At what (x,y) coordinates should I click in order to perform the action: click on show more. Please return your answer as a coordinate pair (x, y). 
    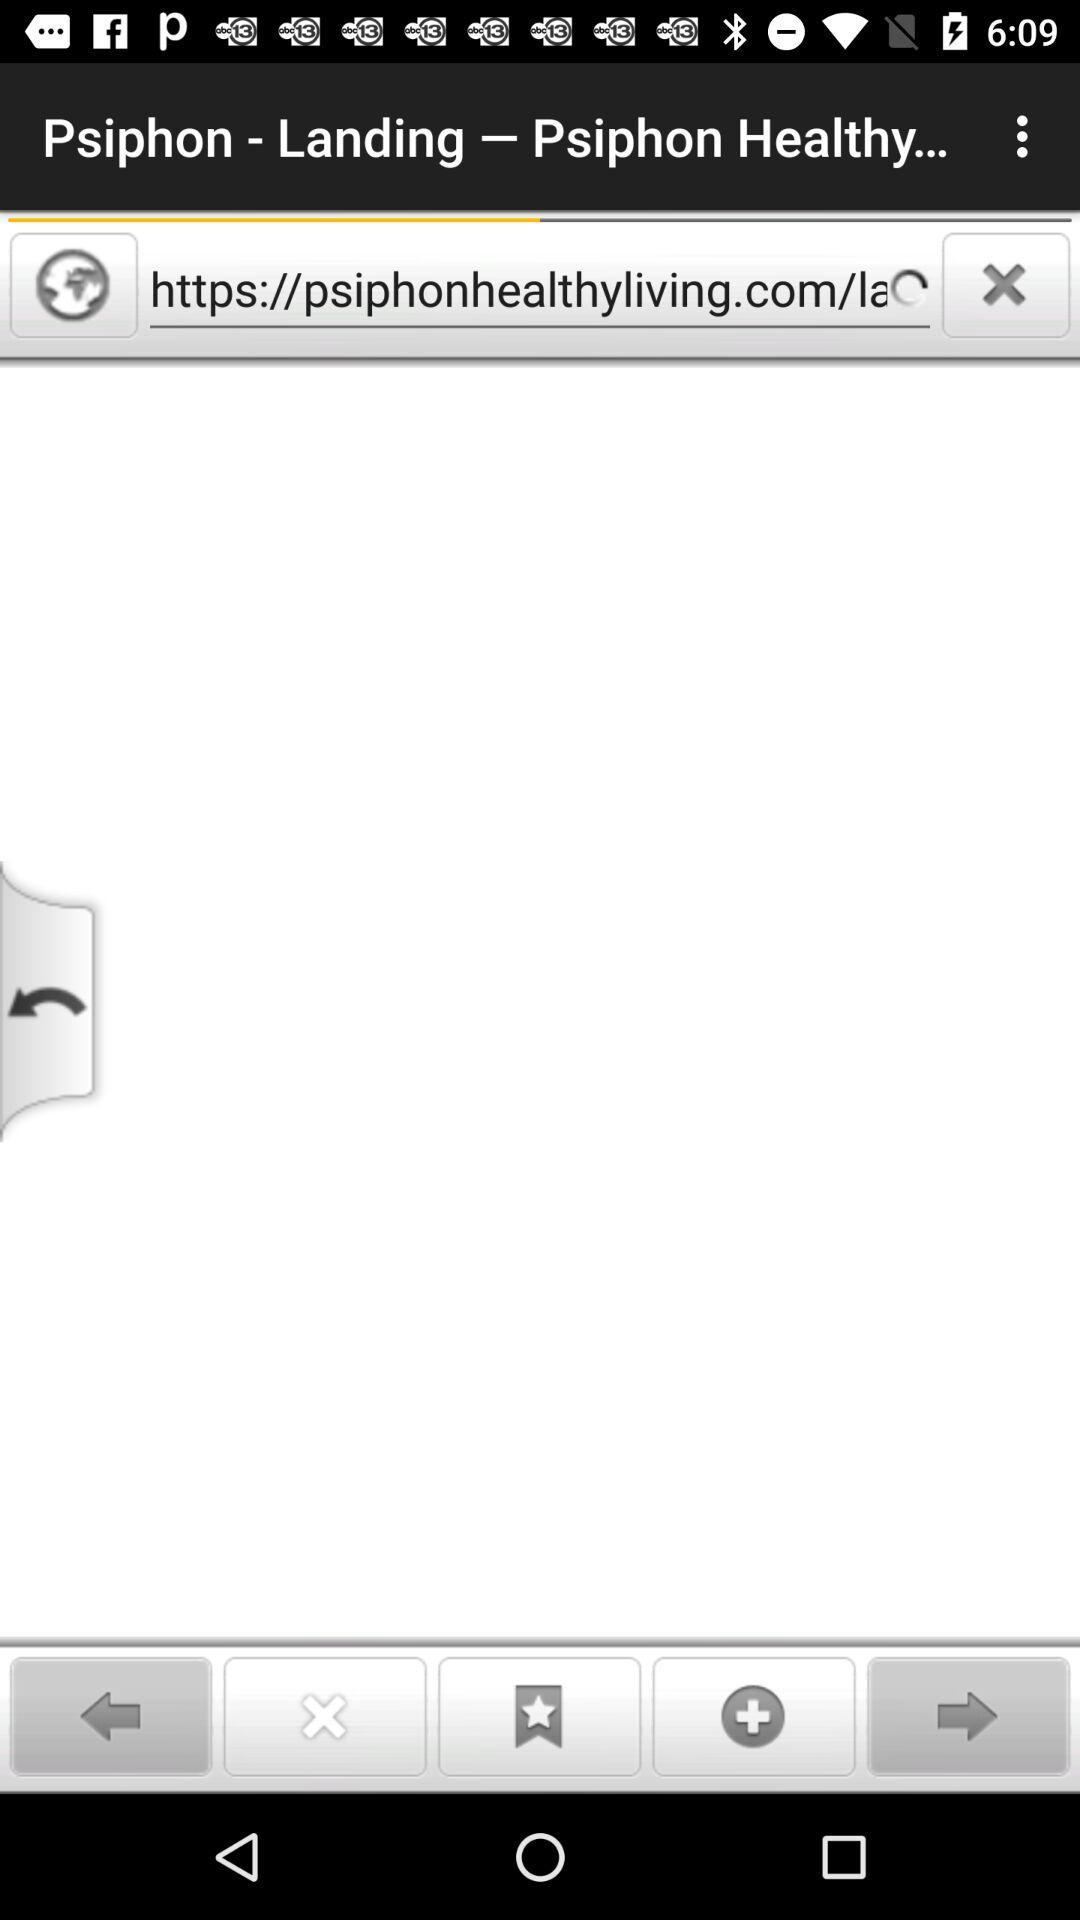
    Looking at the image, I should click on (754, 1715).